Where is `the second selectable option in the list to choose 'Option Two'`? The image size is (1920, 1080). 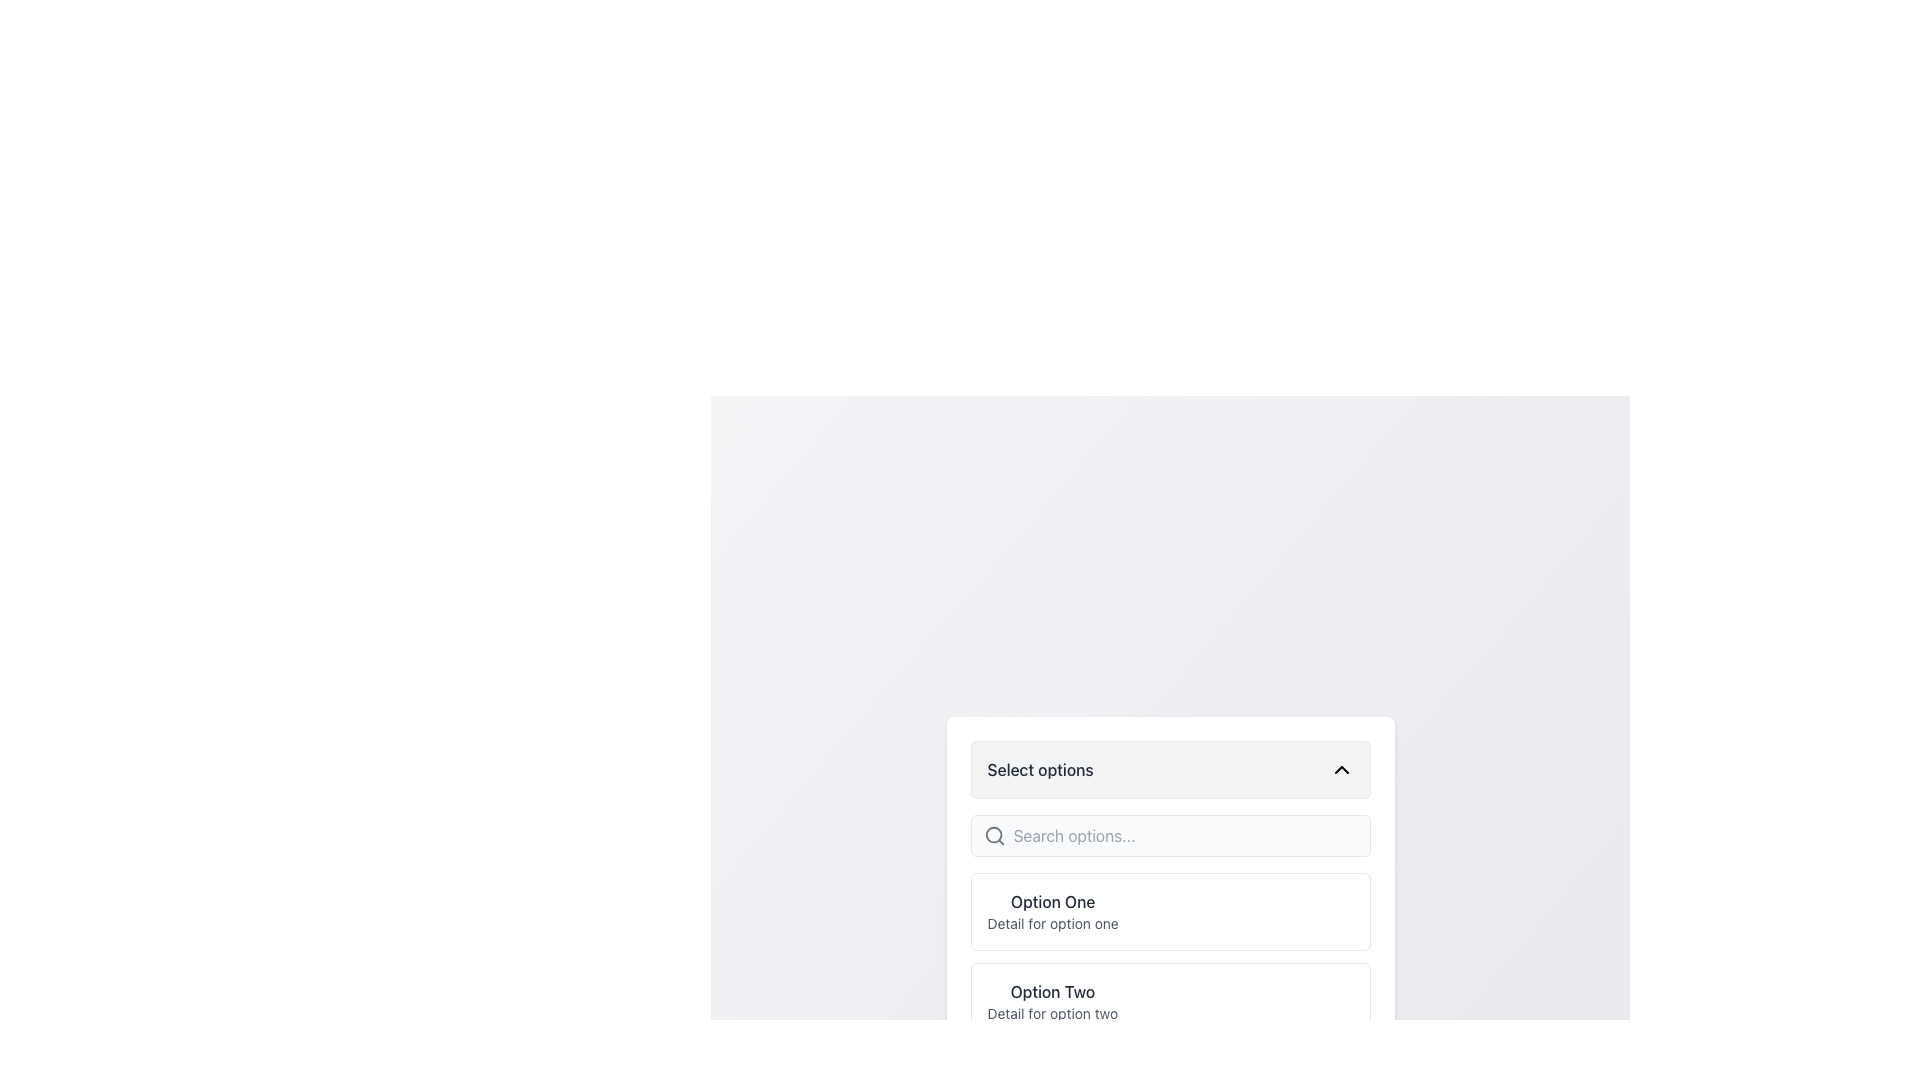
the second selectable option in the list to choose 'Option Two' is located at coordinates (1170, 1002).